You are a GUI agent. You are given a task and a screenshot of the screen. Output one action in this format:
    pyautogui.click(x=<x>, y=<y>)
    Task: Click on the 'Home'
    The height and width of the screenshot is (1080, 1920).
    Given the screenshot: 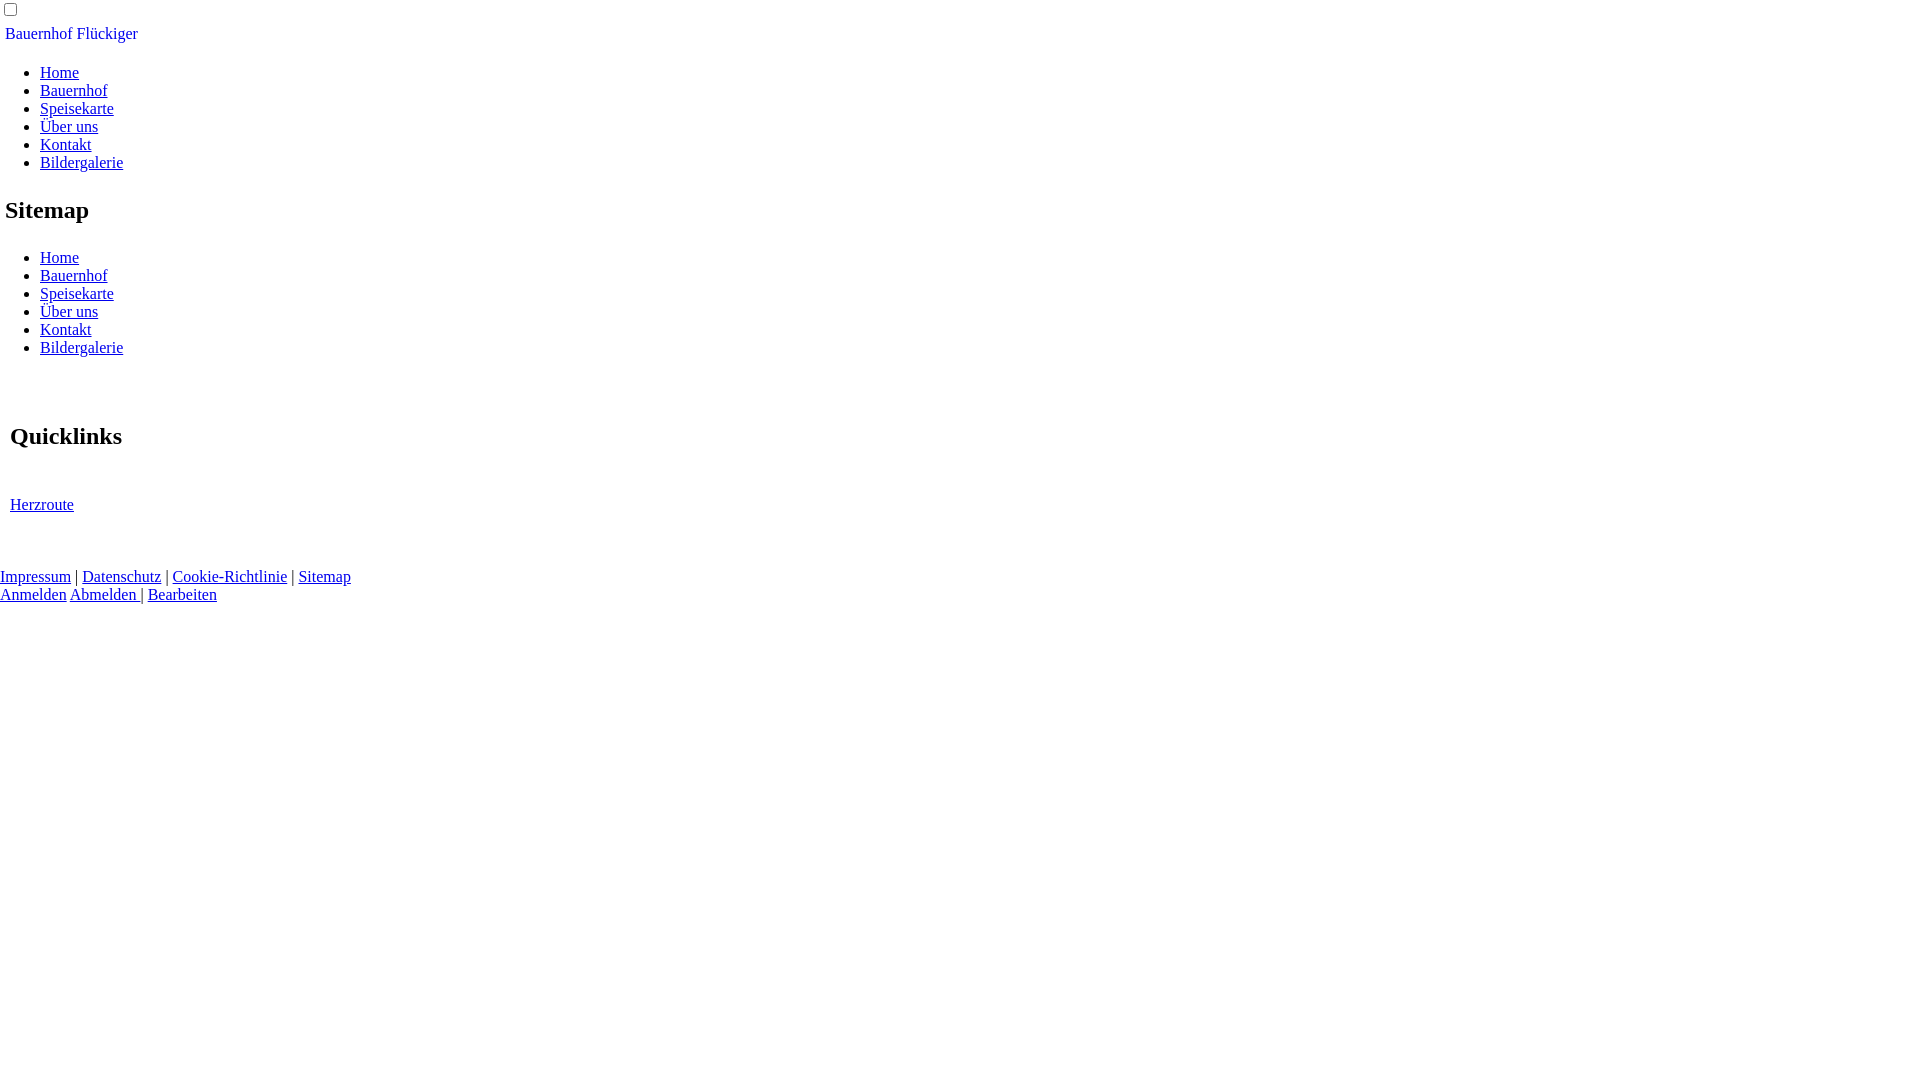 What is the action you would take?
    pyautogui.click(x=59, y=71)
    